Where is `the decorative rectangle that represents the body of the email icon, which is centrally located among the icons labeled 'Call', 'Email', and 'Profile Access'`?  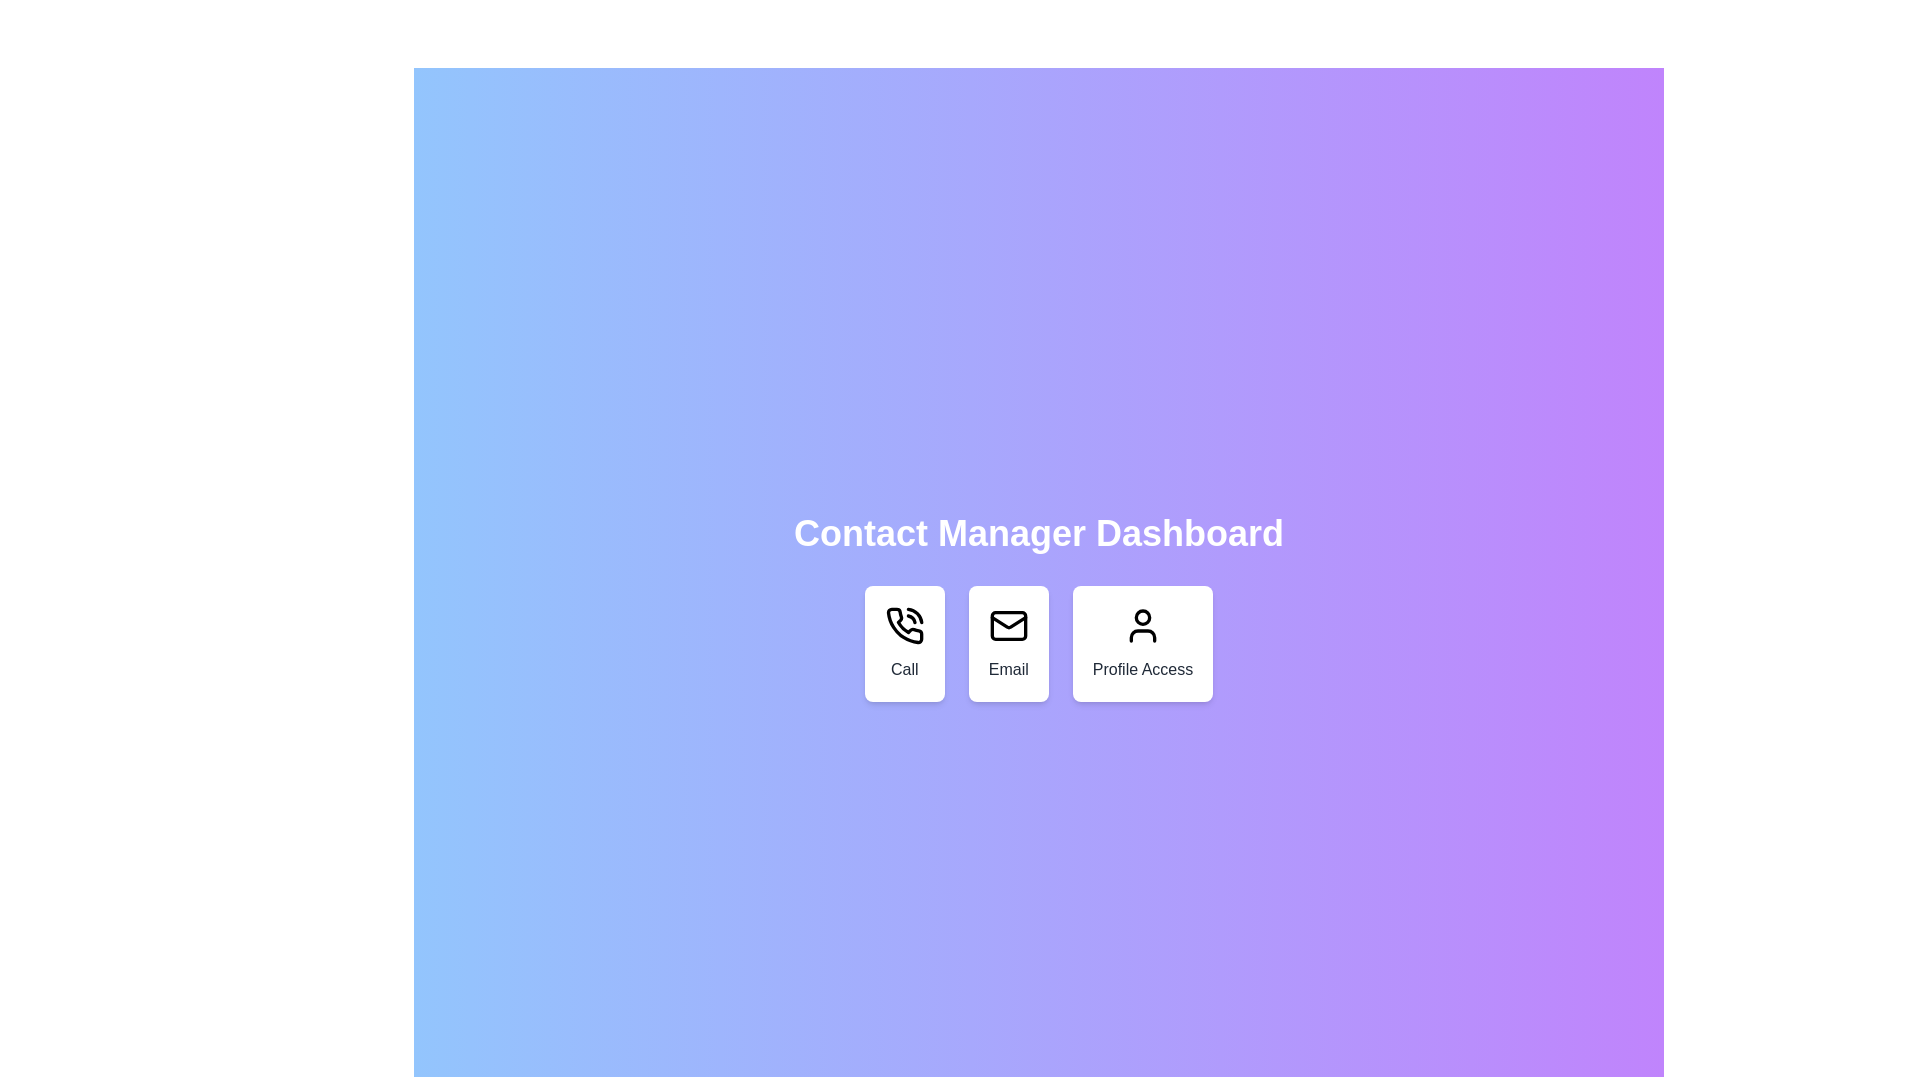 the decorative rectangle that represents the body of the email icon, which is centrally located among the icons labeled 'Call', 'Email', and 'Profile Access' is located at coordinates (1008, 624).